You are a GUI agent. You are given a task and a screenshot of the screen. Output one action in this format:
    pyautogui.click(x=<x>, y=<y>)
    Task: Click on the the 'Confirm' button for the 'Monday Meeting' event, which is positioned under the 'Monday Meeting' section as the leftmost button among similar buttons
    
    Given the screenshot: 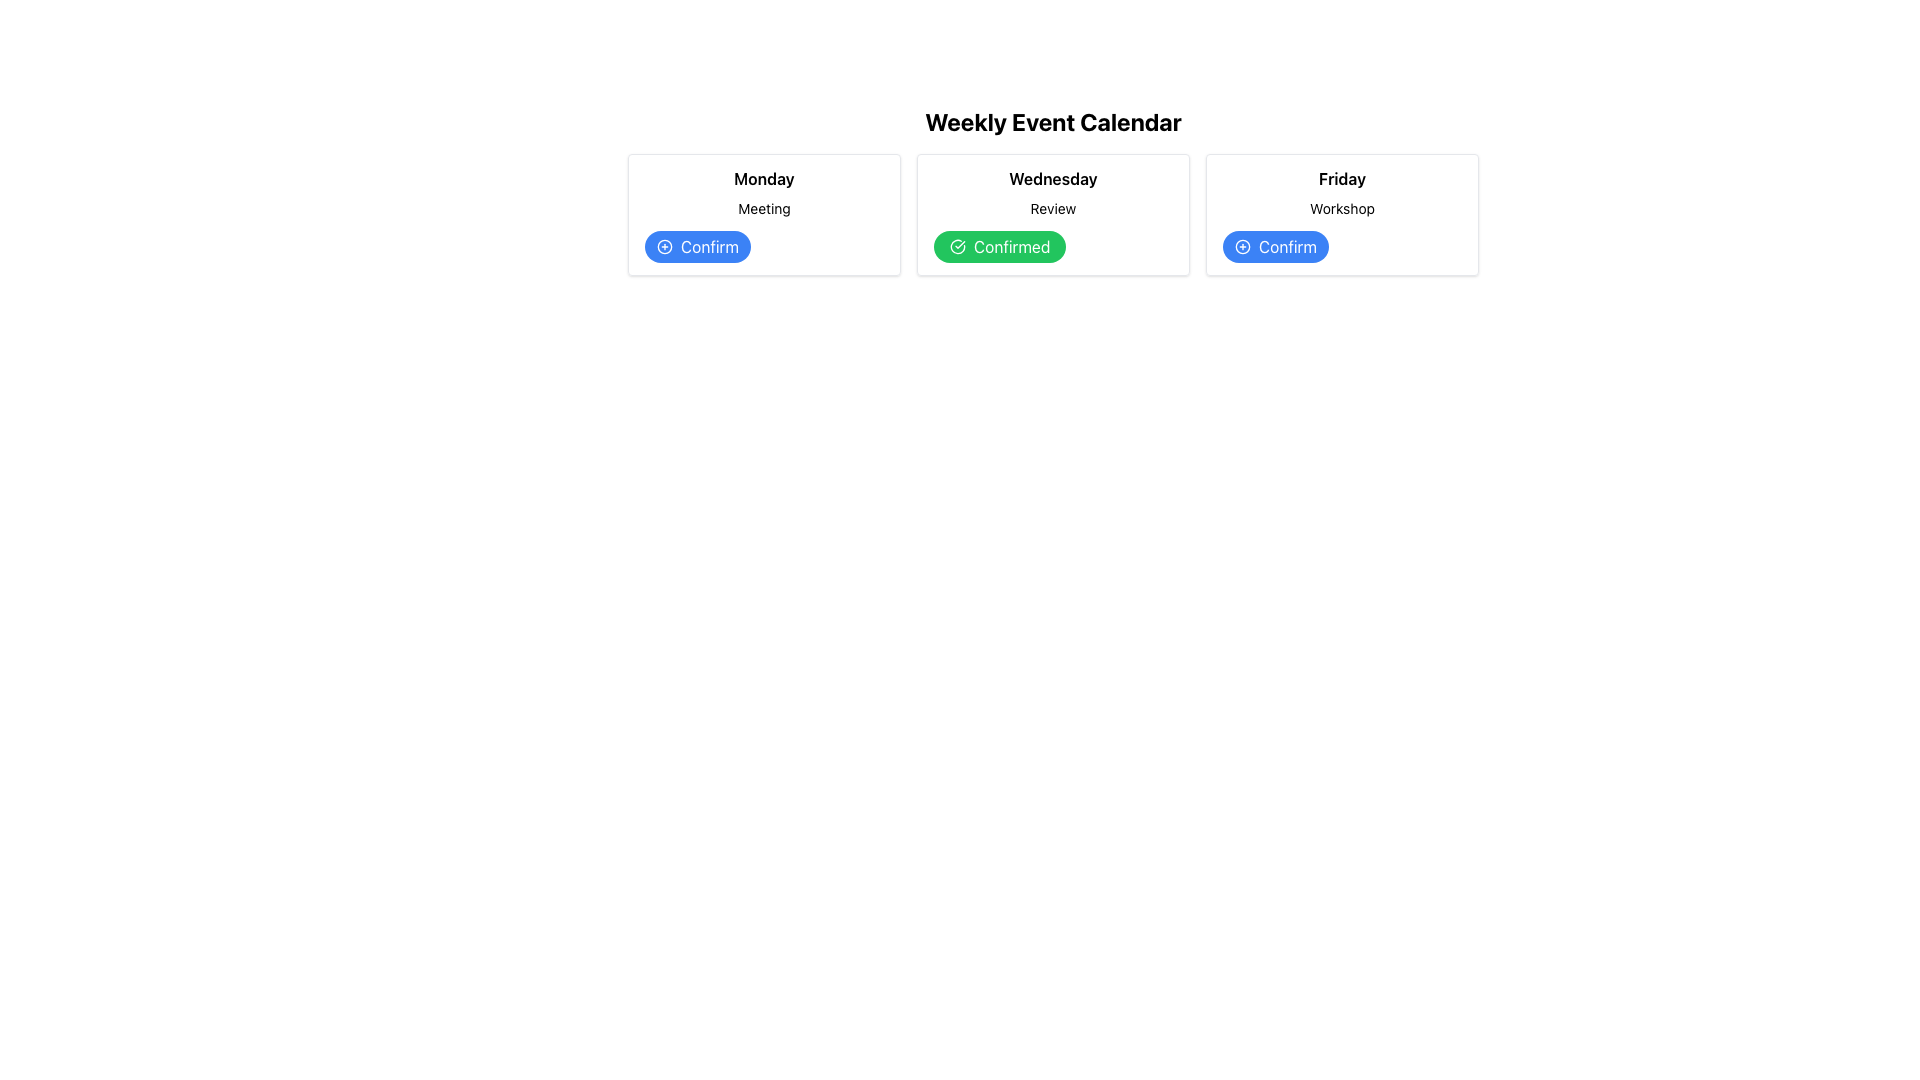 What is the action you would take?
    pyautogui.click(x=697, y=245)
    